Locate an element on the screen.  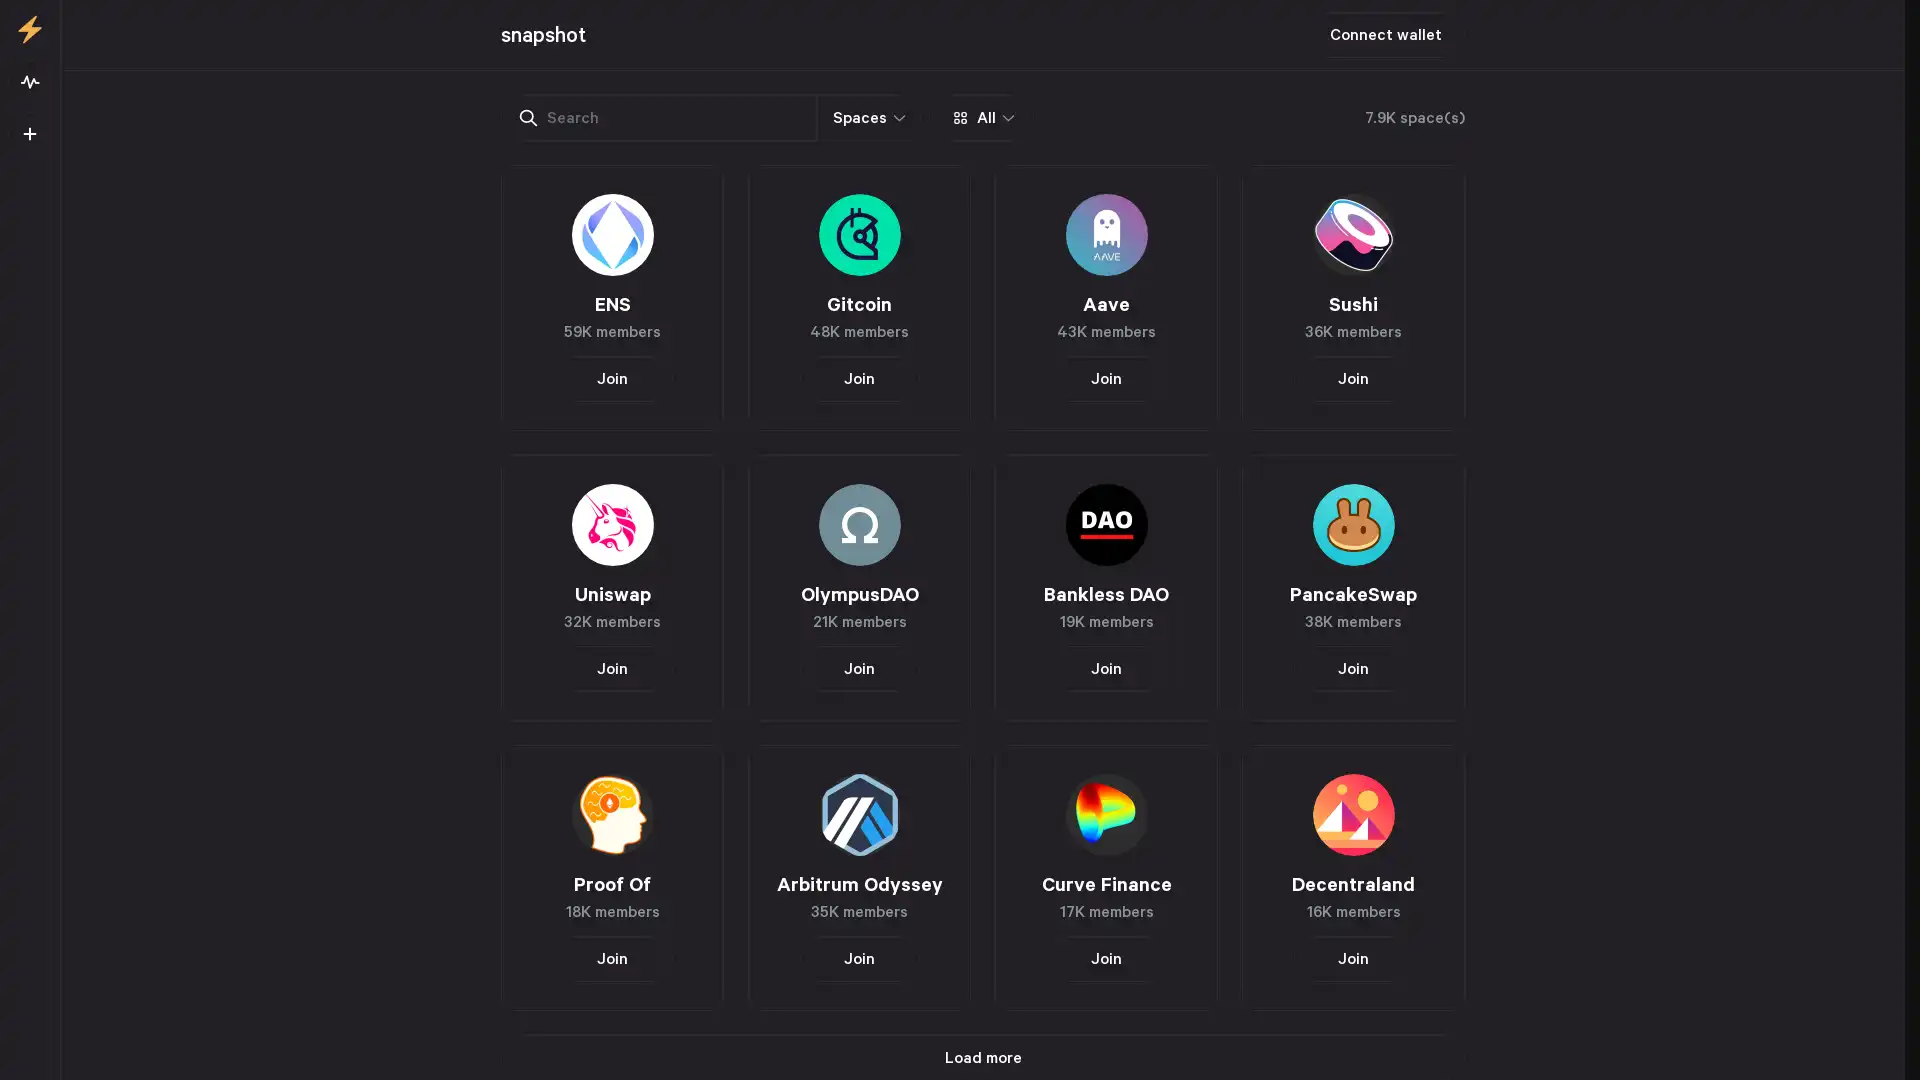
Join is located at coordinates (1104, 378).